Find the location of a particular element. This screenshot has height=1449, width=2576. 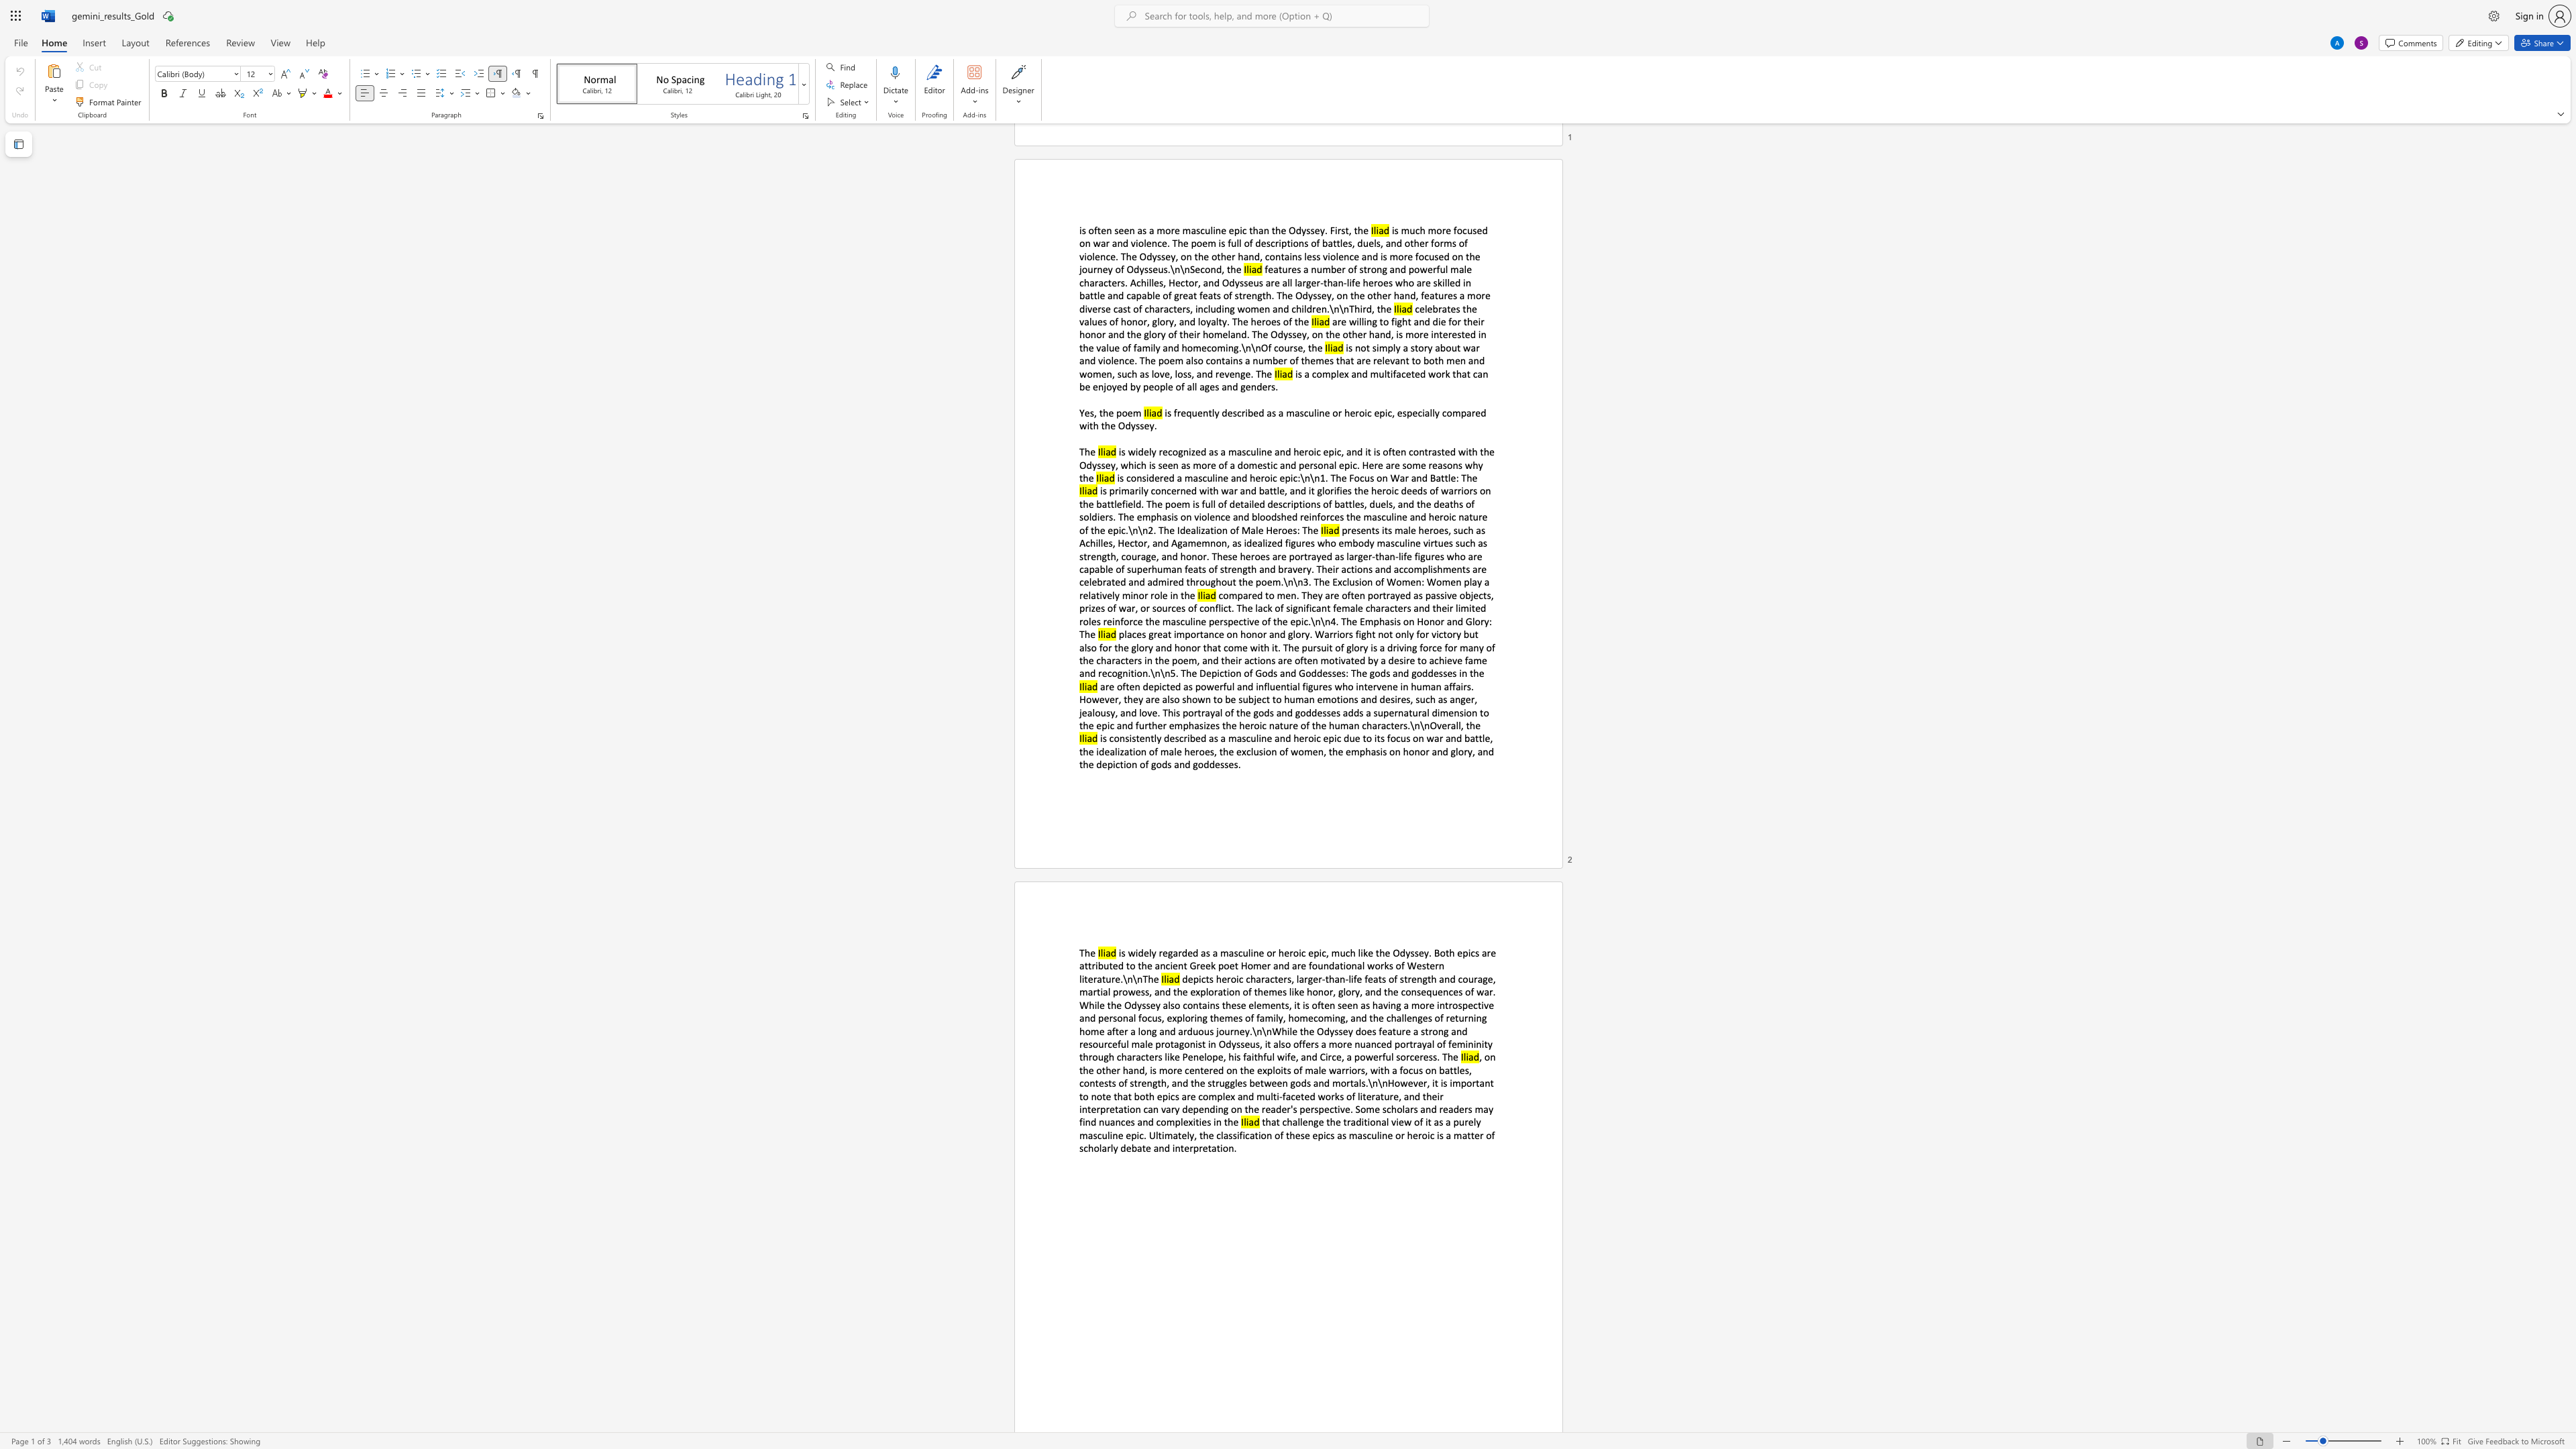

the subset text "seen as having a more introspective and personal focus, exploring themes of family, homecoming, and the challenges of returning home after a long and arduous journey.\n\nWhil" within the text "depicts heroic characters, larger-than-life feats of strength and courage, martial prowess, and the exploration of themes like honor, glory, and the consequences of war. While the Odyssey also contains these elements, it is often seen as having a more introspective and personal focus, exploring themes of family, homecoming, and the challenges of returning home after a long and arduous journey.\n\nWhile the Odyssey does feature a strong and resourceful male protagonist in Odysseus, it also offers a more nuanced portrayal of femininity through characters like Penelope, his faithful wife, and Circe, a powerful sorceress. The" is located at coordinates (1338, 1004).